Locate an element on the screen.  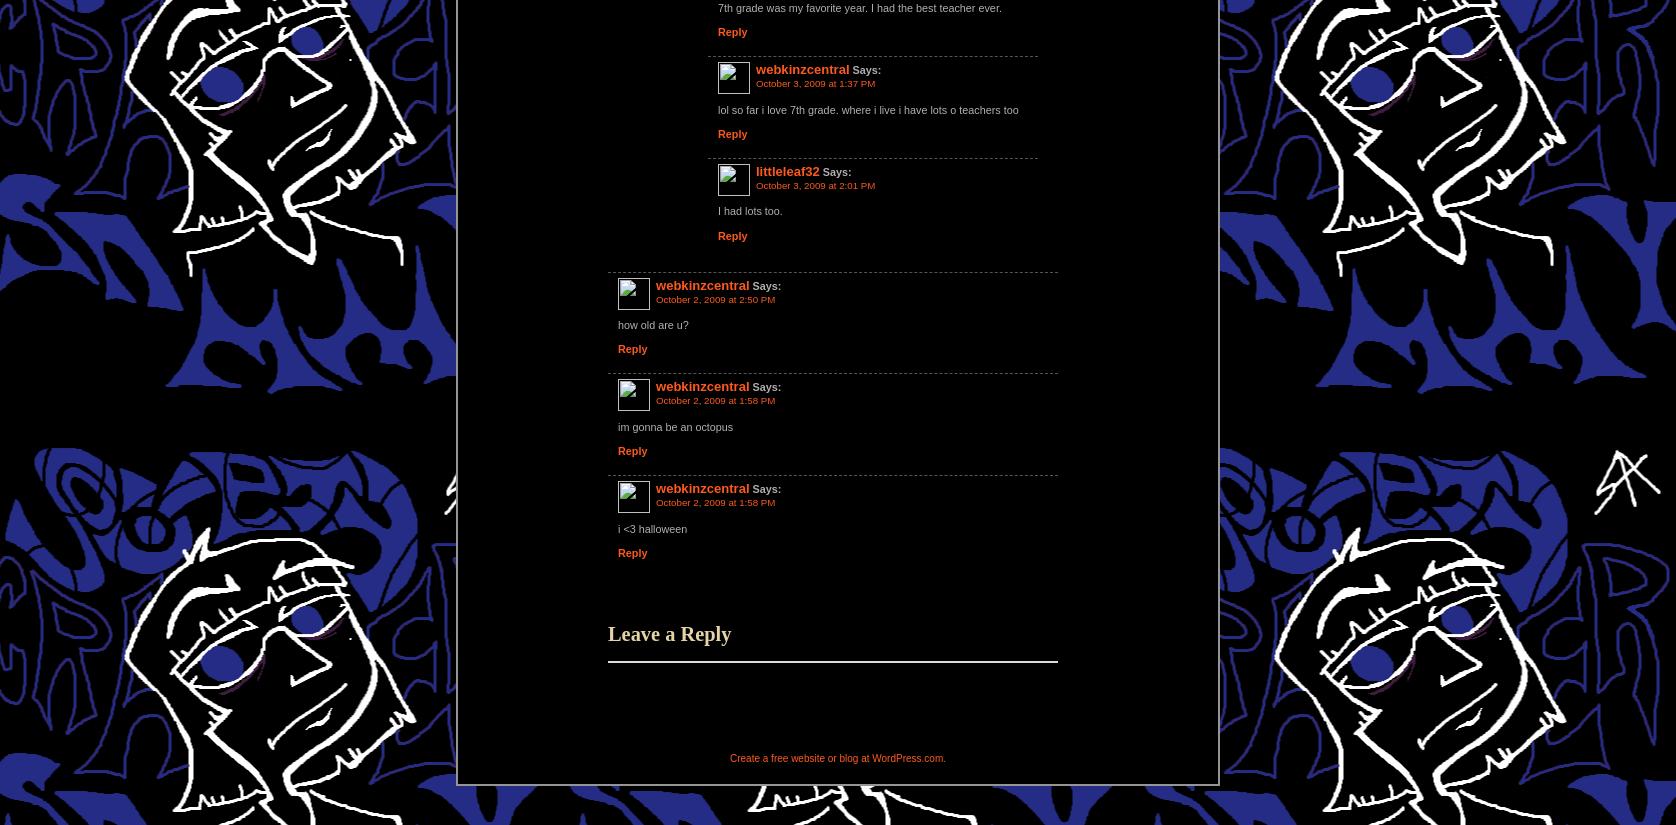
'Leave a Reply' is located at coordinates (668, 633).